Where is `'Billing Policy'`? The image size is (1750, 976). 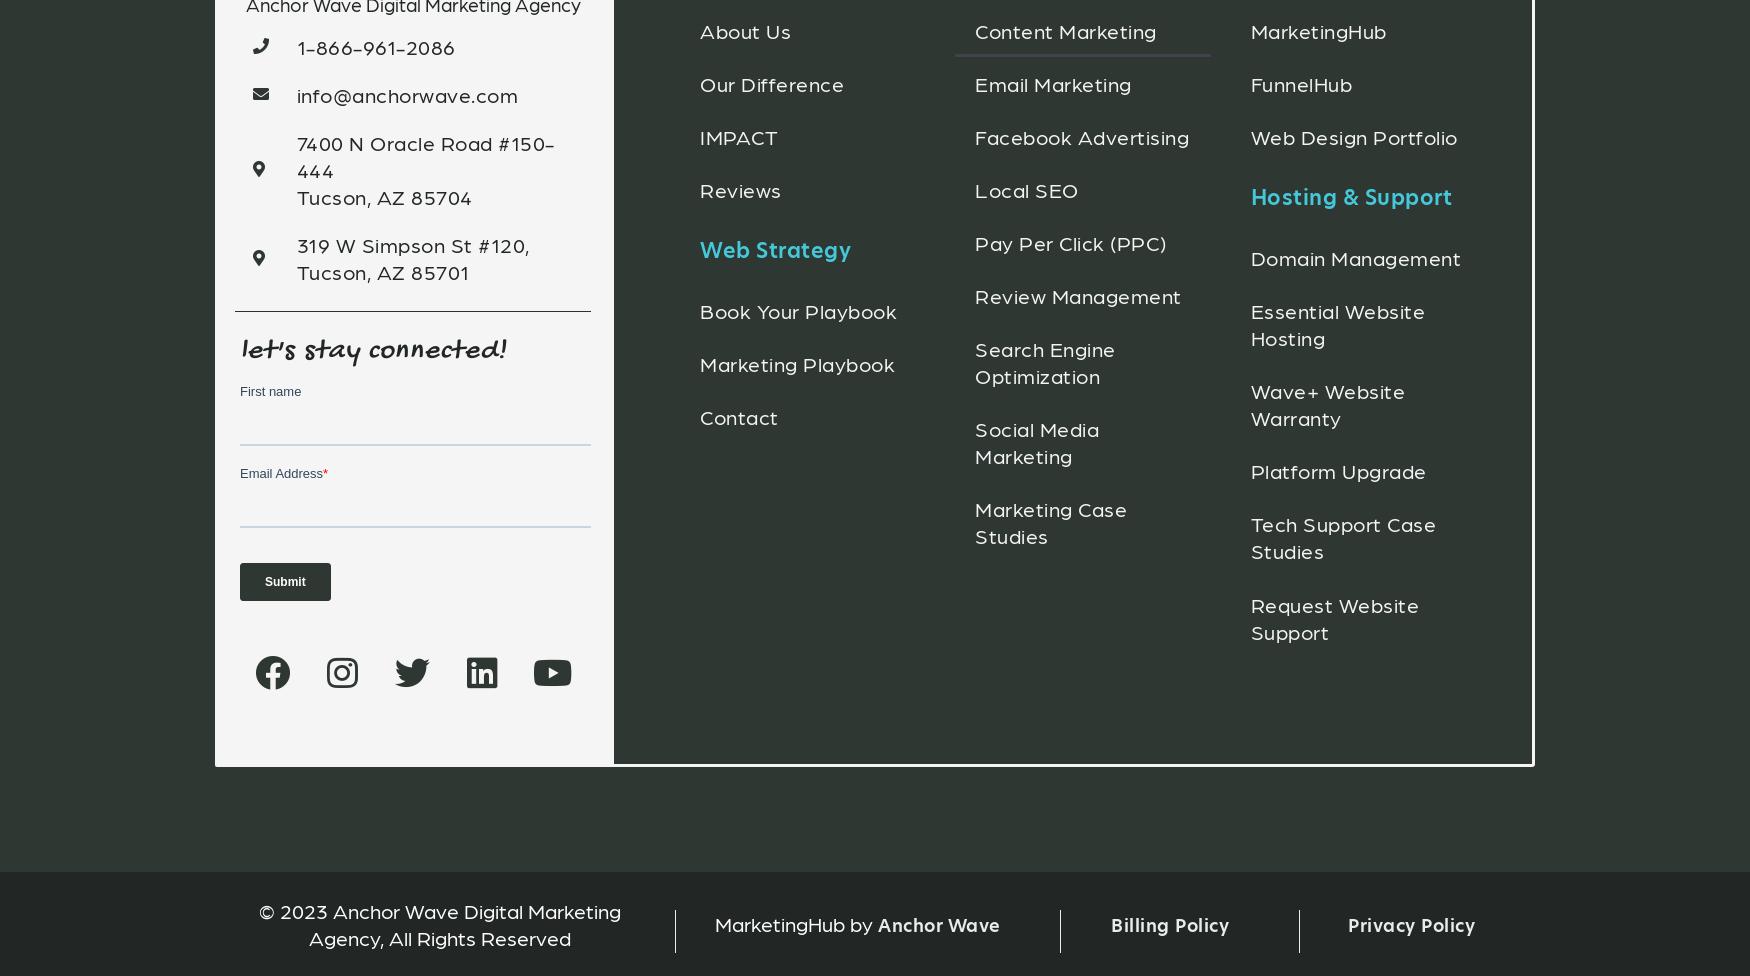
'Billing Policy' is located at coordinates (1169, 923).